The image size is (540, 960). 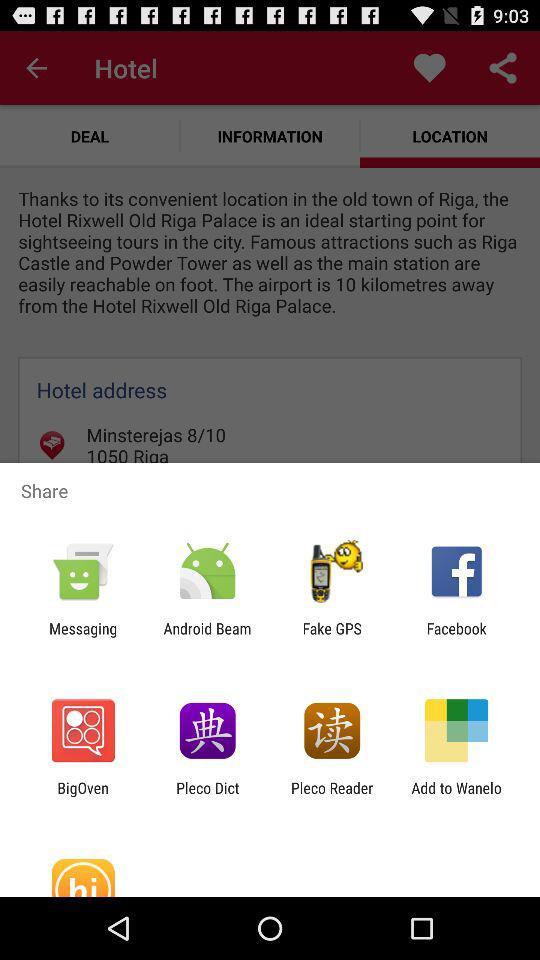 What do you see at coordinates (82, 796) in the screenshot?
I see `the bigoven icon` at bounding box center [82, 796].